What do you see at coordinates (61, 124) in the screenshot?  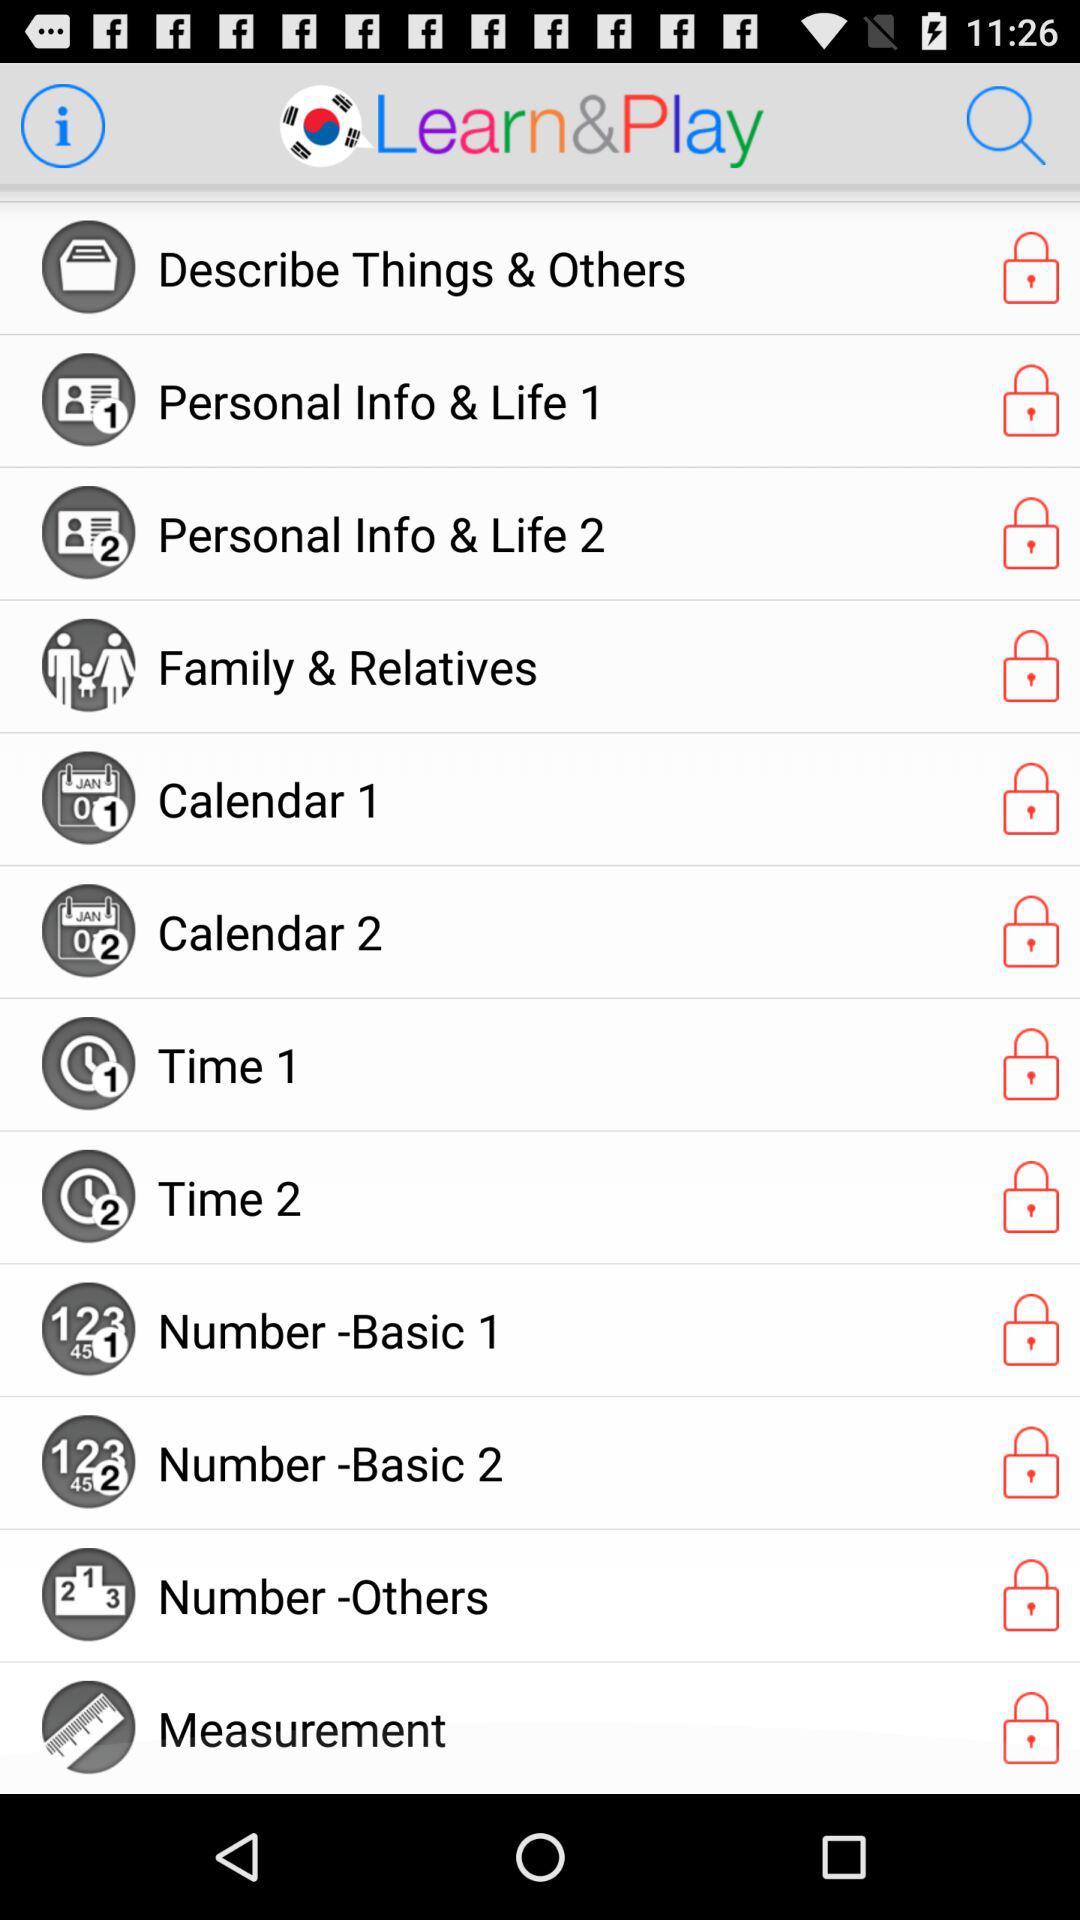 I see `get information` at bounding box center [61, 124].